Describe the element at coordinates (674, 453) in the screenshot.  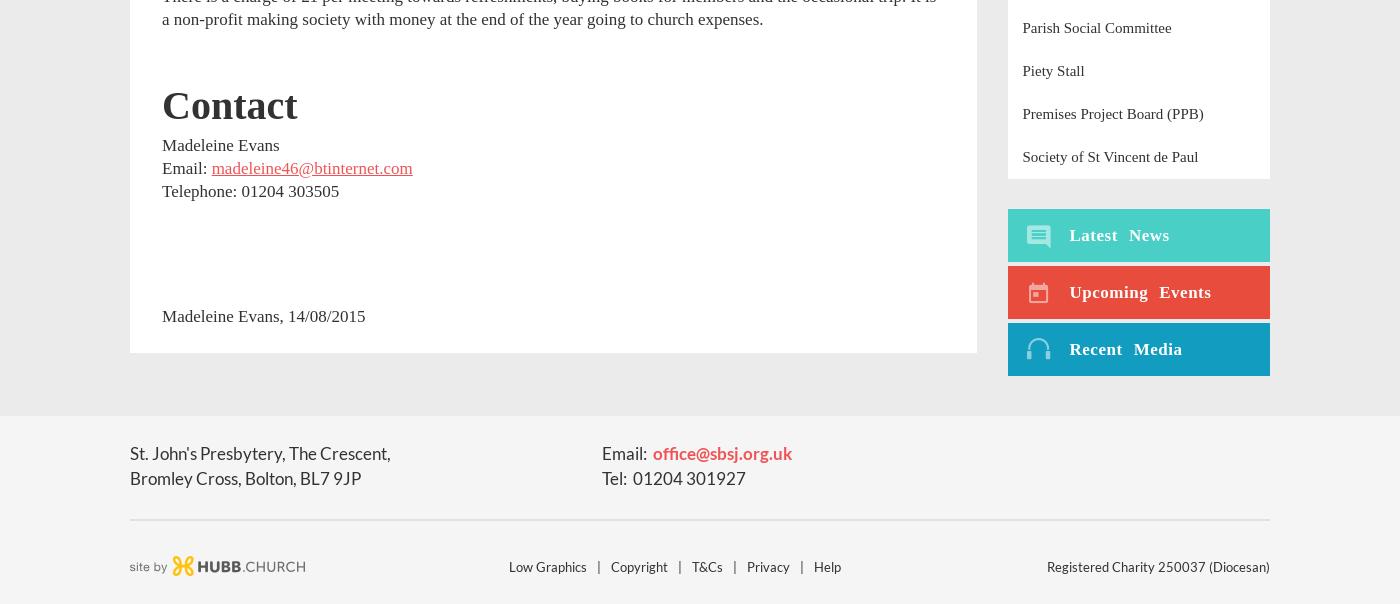
I see `'office'` at that location.